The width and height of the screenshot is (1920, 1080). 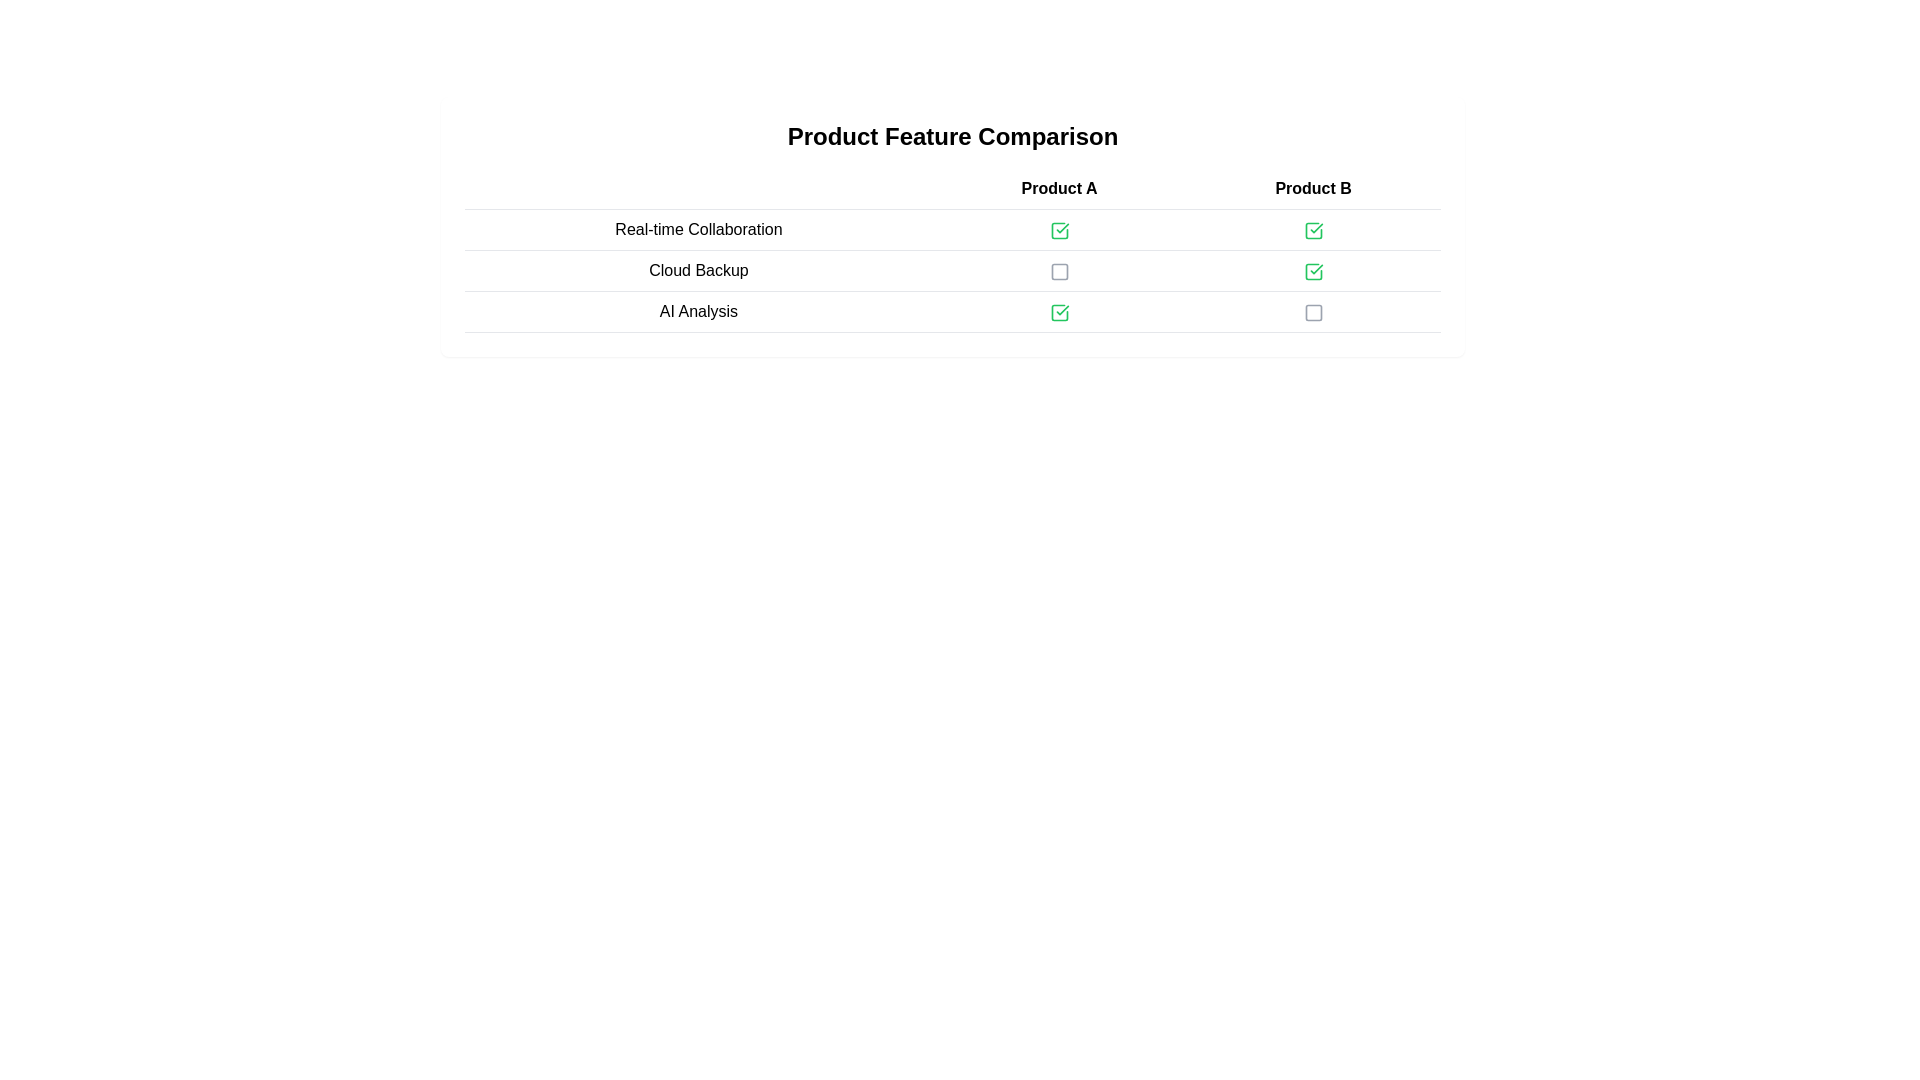 What do you see at coordinates (1313, 270) in the screenshot?
I see `the green checkbox indicator with a checkmark that indicates an active selection state under the 'Cloud Backup' feature row and within the 'Product B' column of the comparison table` at bounding box center [1313, 270].